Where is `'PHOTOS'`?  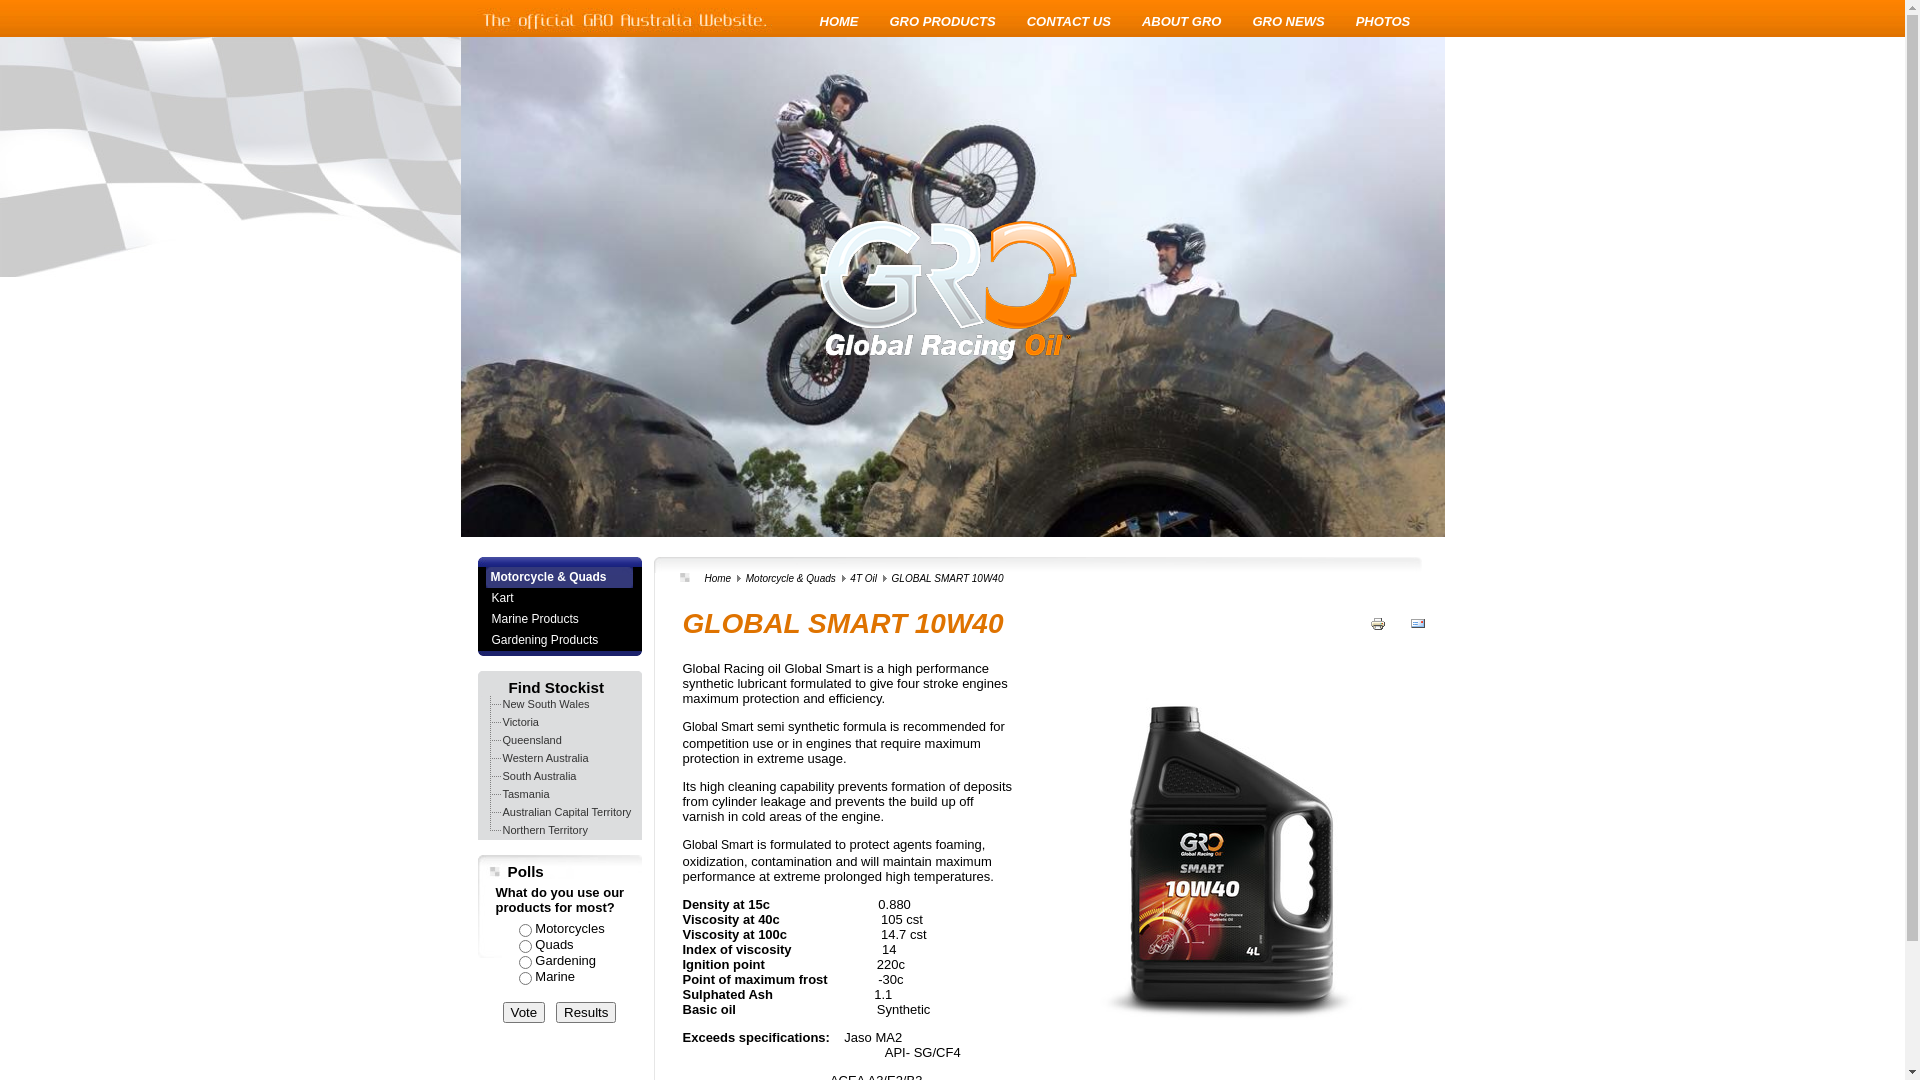
'PHOTOS' is located at coordinates (1382, 21).